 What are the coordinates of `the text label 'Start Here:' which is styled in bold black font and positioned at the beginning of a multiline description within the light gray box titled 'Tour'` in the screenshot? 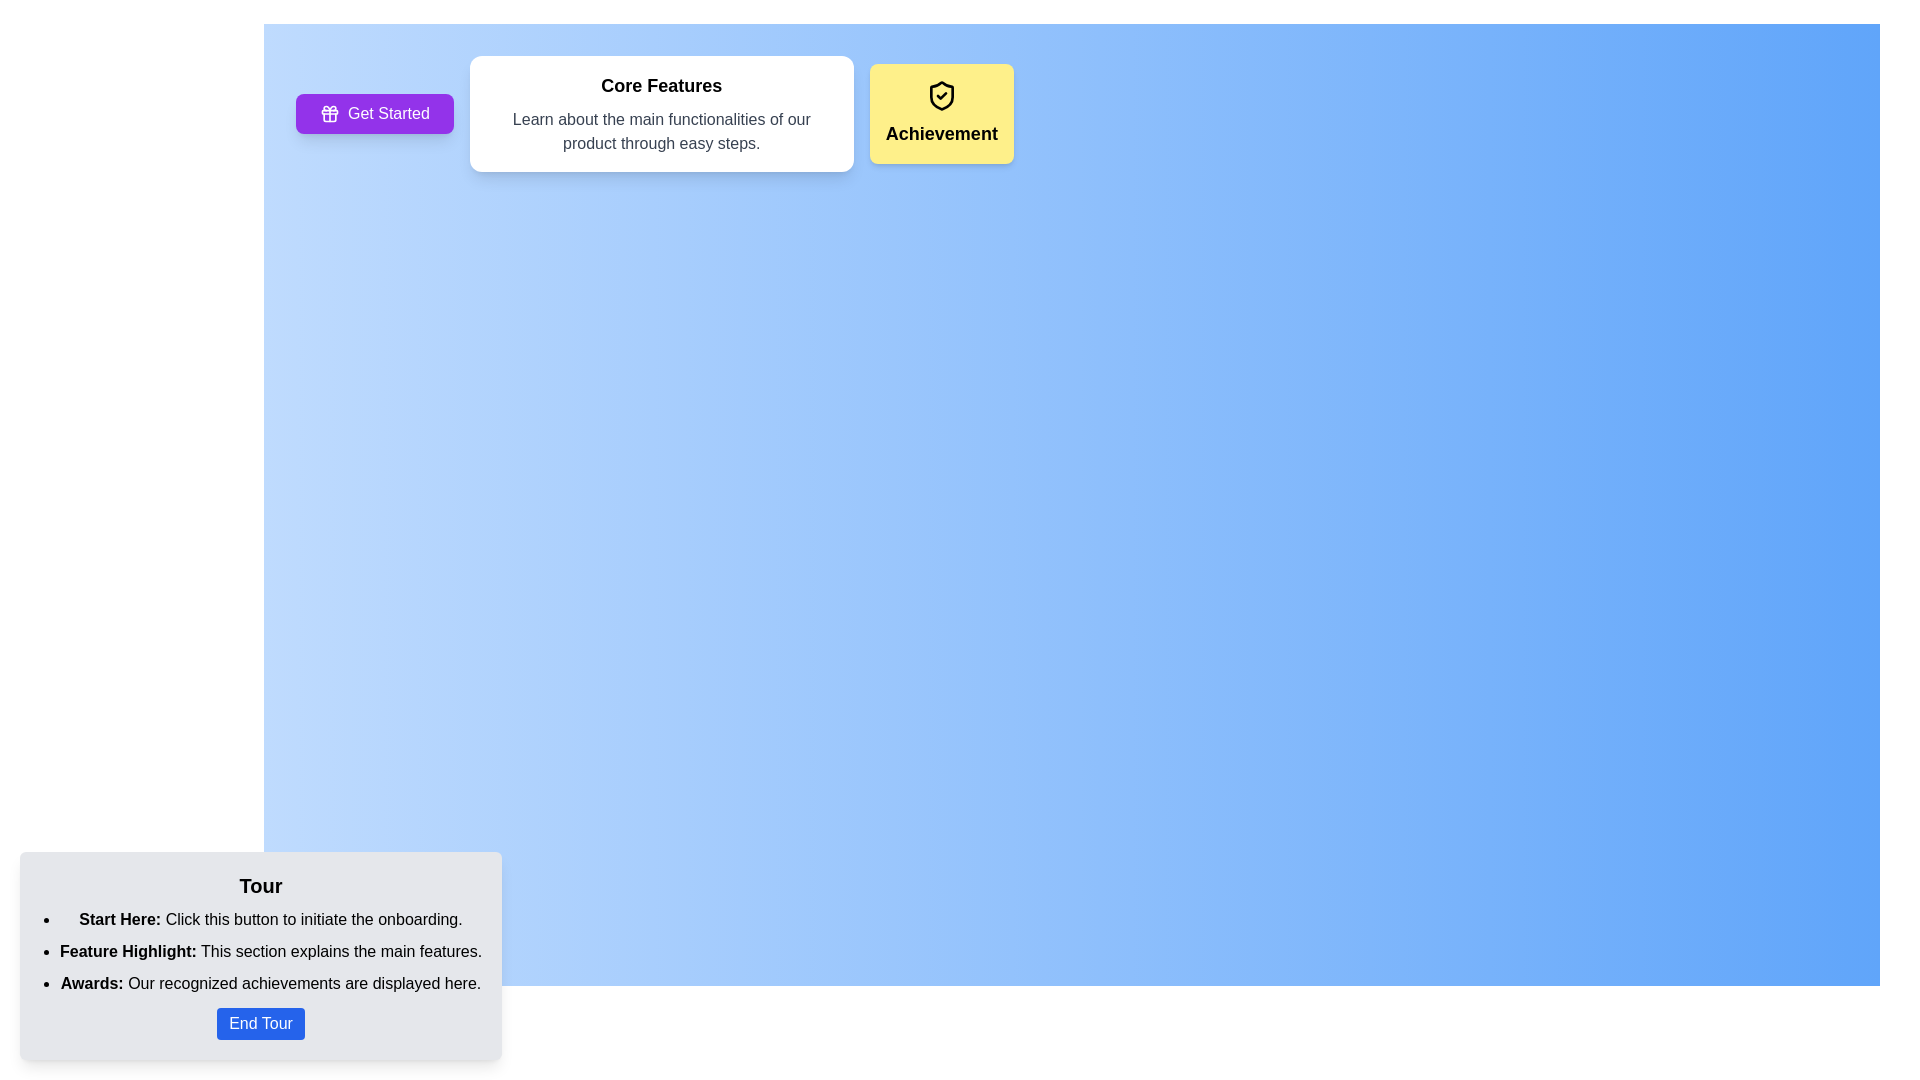 It's located at (119, 919).